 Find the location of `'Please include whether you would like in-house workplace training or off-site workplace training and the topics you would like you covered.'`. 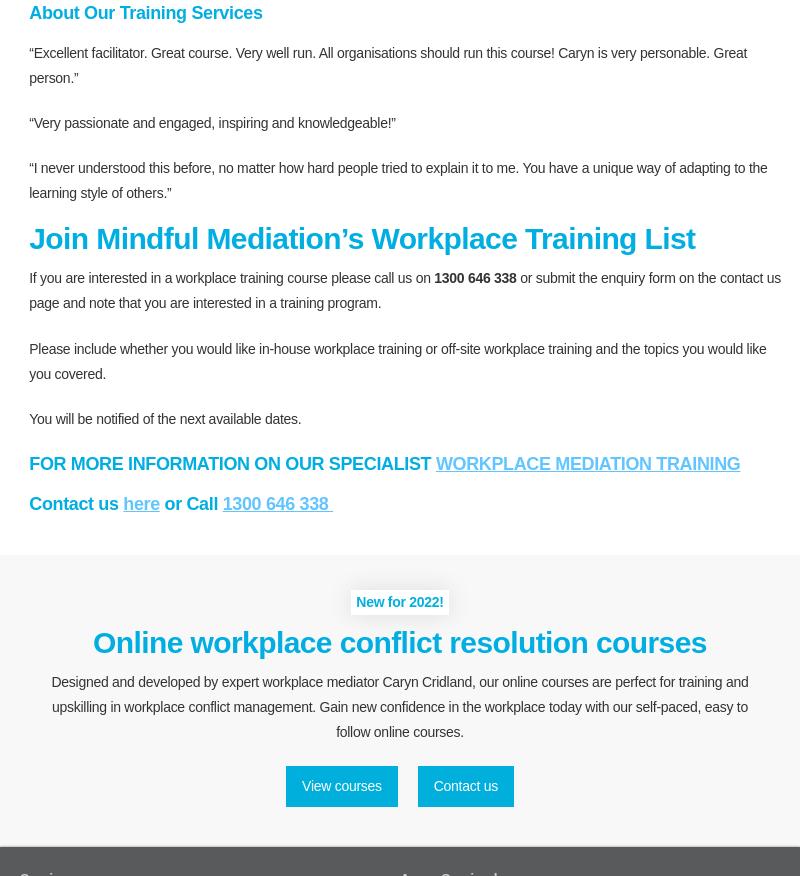

'Please include whether you would like in-house workplace training or off-site workplace training and the topics you would like you covered.' is located at coordinates (396, 359).